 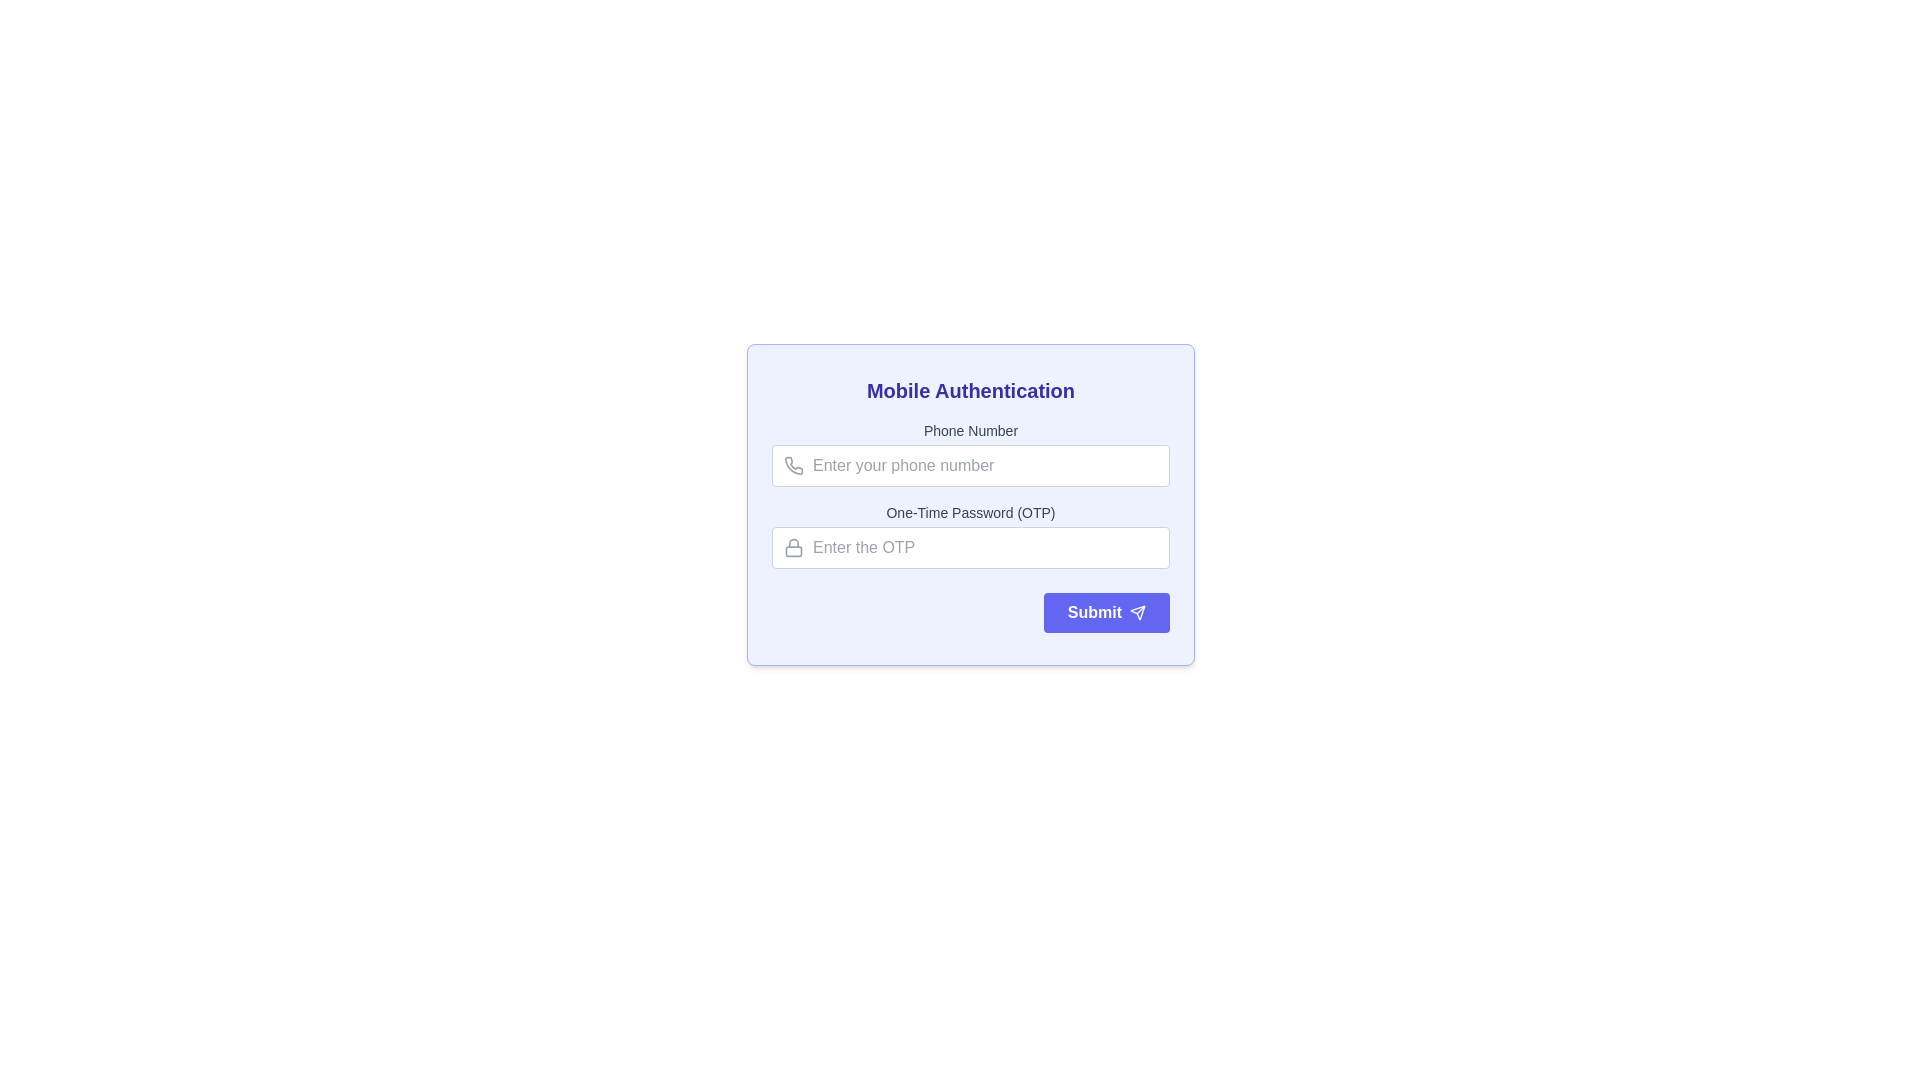 I want to click on the keyhole body of the lock icon, which is a minimalist SVG rounded rectangle positioned above the 'Submit' button and near the middle of the 'Enter the OTP' input field, so click(x=792, y=551).